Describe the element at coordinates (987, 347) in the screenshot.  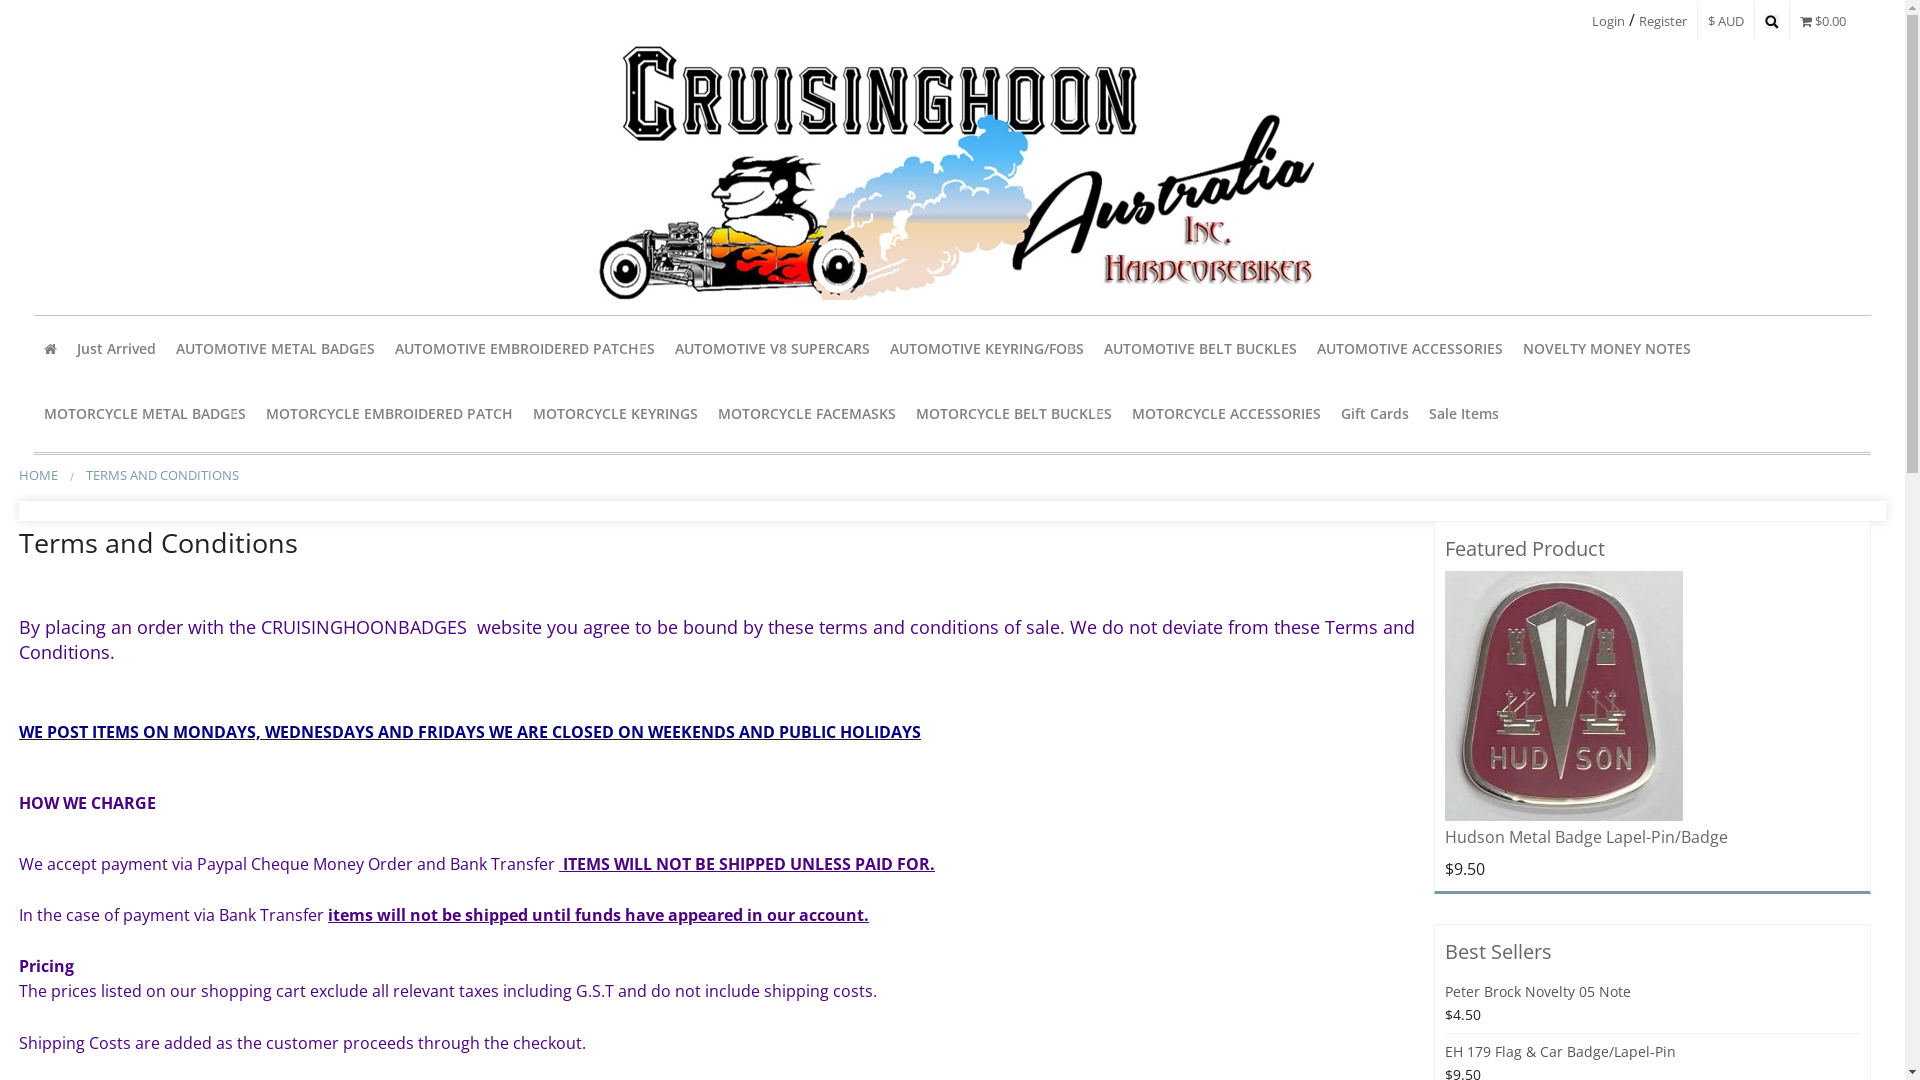
I see `'AUTOMOTIVE KEYRING/FOBS'` at that location.